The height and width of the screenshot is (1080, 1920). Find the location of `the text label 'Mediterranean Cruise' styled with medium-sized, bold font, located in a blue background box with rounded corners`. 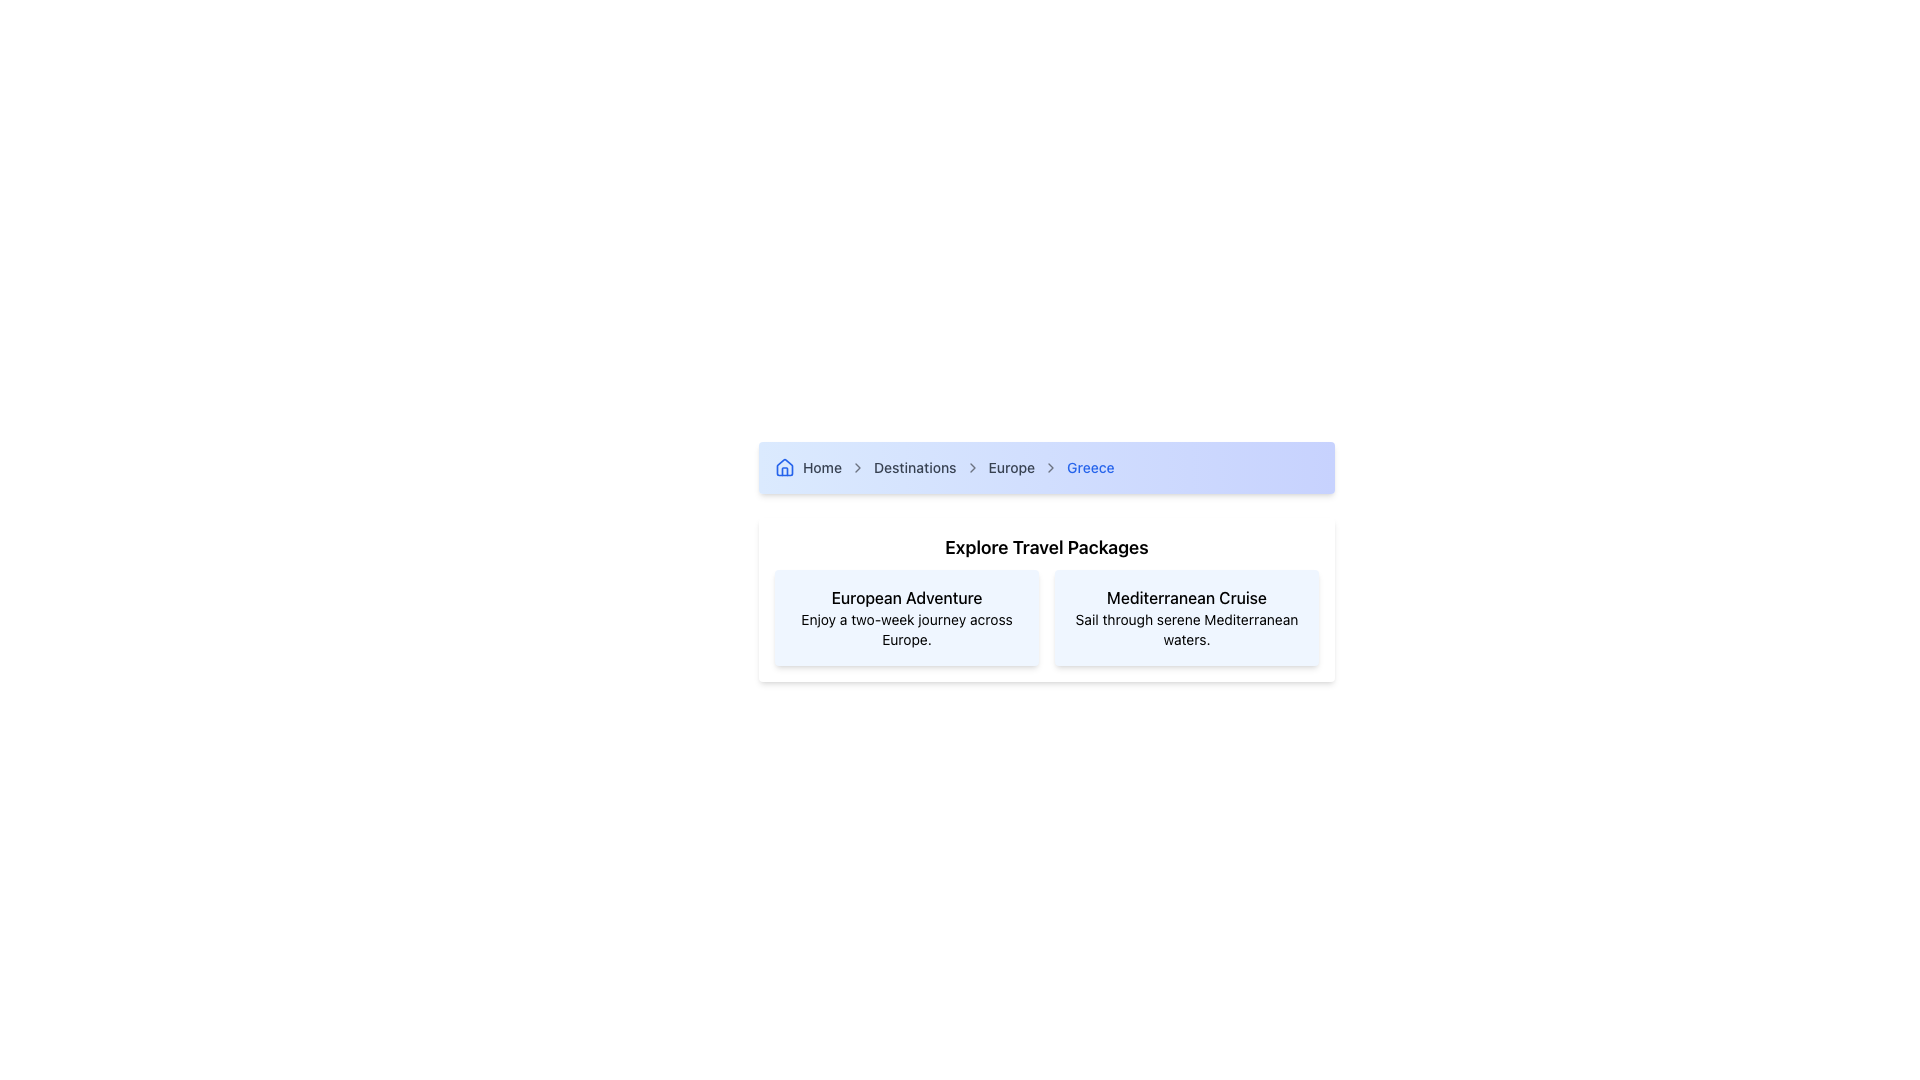

the text label 'Mediterranean Cruise' styled with medium-sized, bold font, located in a blue background box with rounded corners is located at coordinates (1186, 596).